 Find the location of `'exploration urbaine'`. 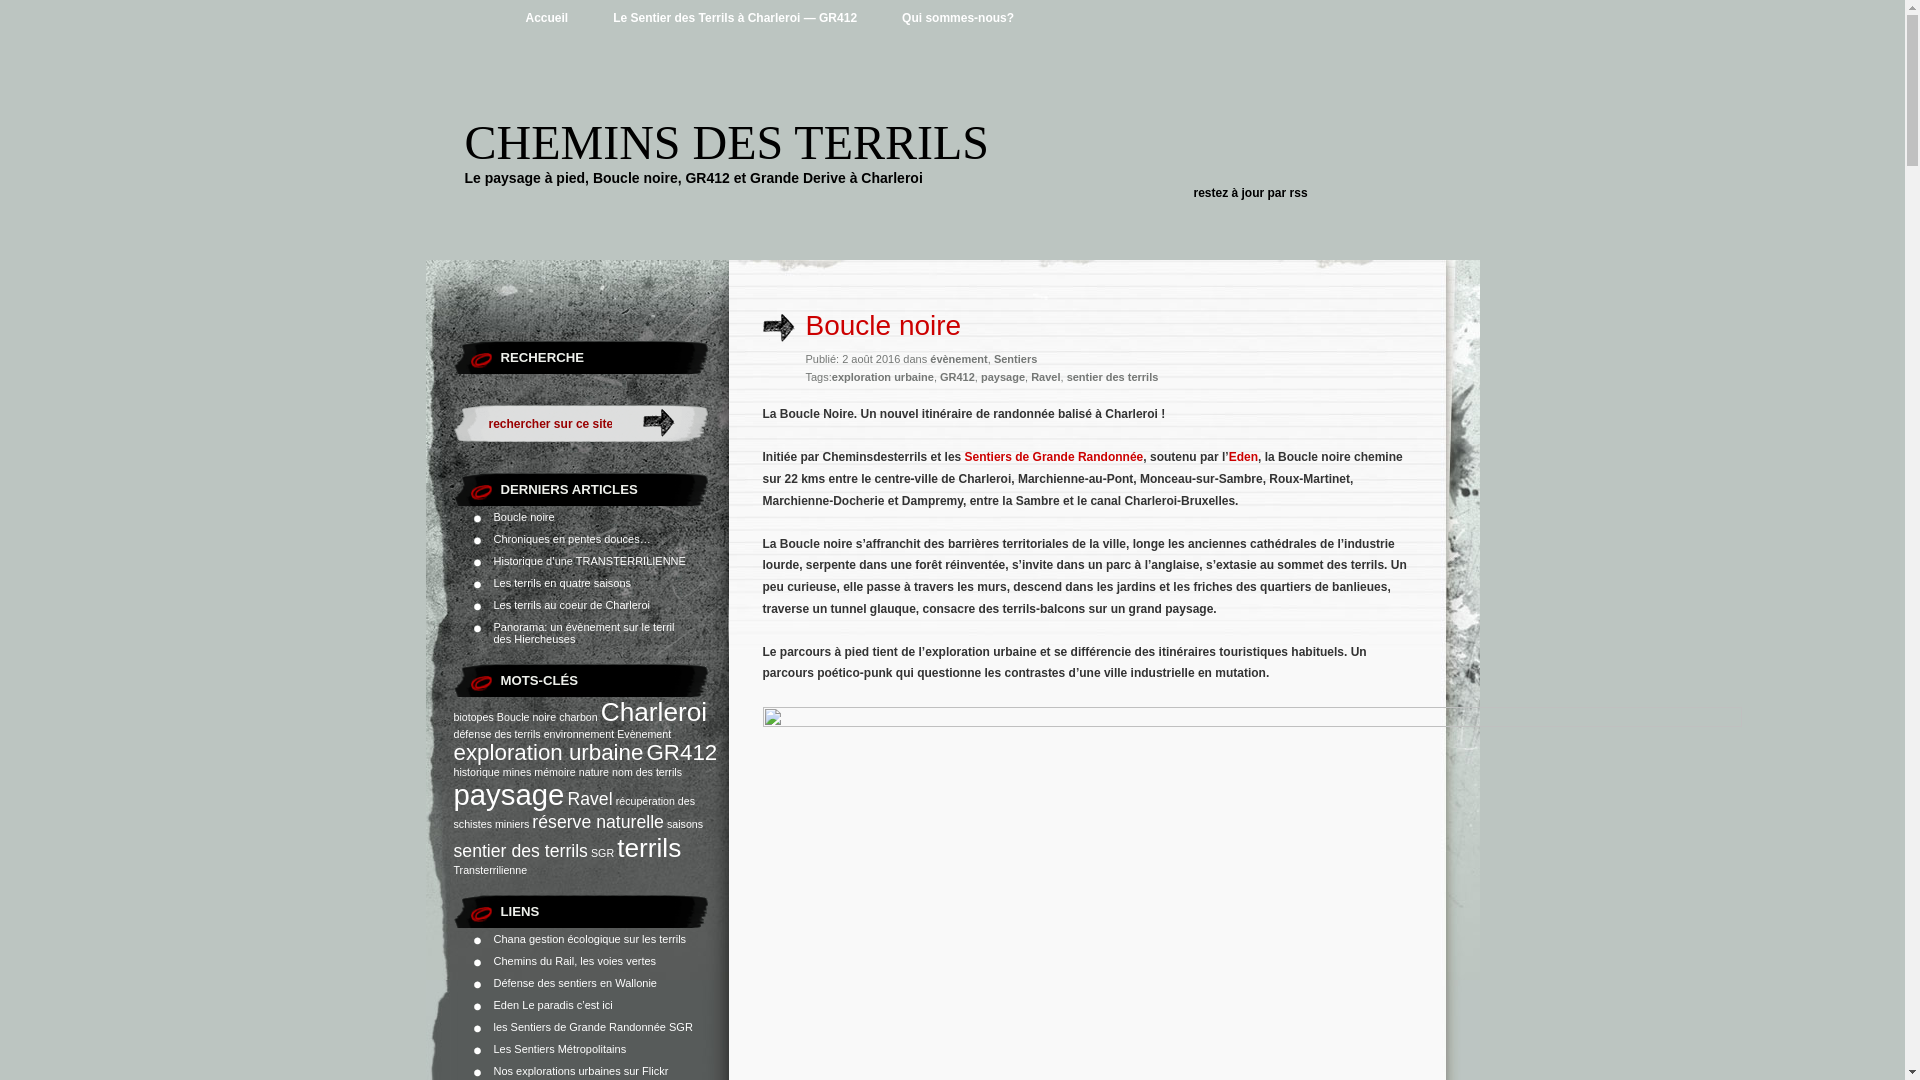

'exploration urbaine' is located at coordinates (882, 377).